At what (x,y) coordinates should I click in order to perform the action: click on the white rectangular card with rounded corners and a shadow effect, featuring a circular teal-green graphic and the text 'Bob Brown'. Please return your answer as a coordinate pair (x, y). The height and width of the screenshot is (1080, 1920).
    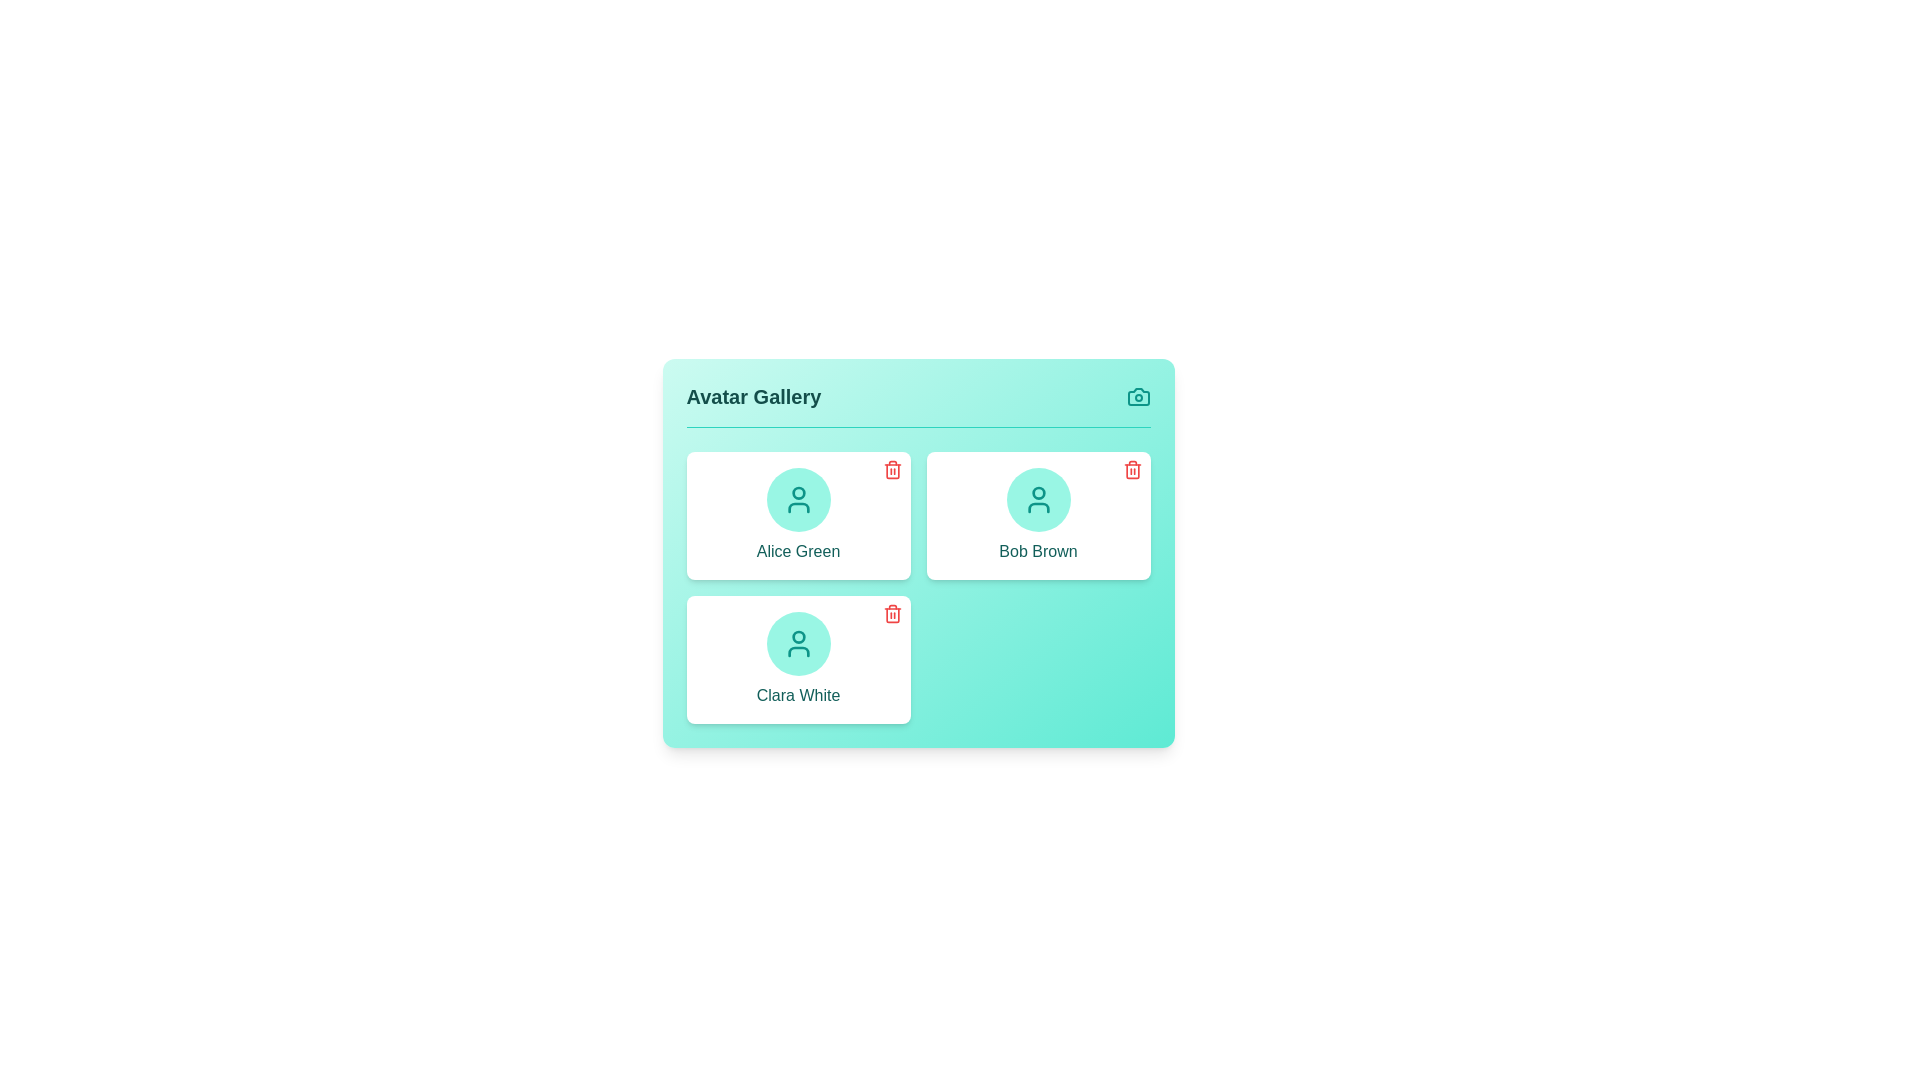
    Looking at the image, I should click on (1038, 515).